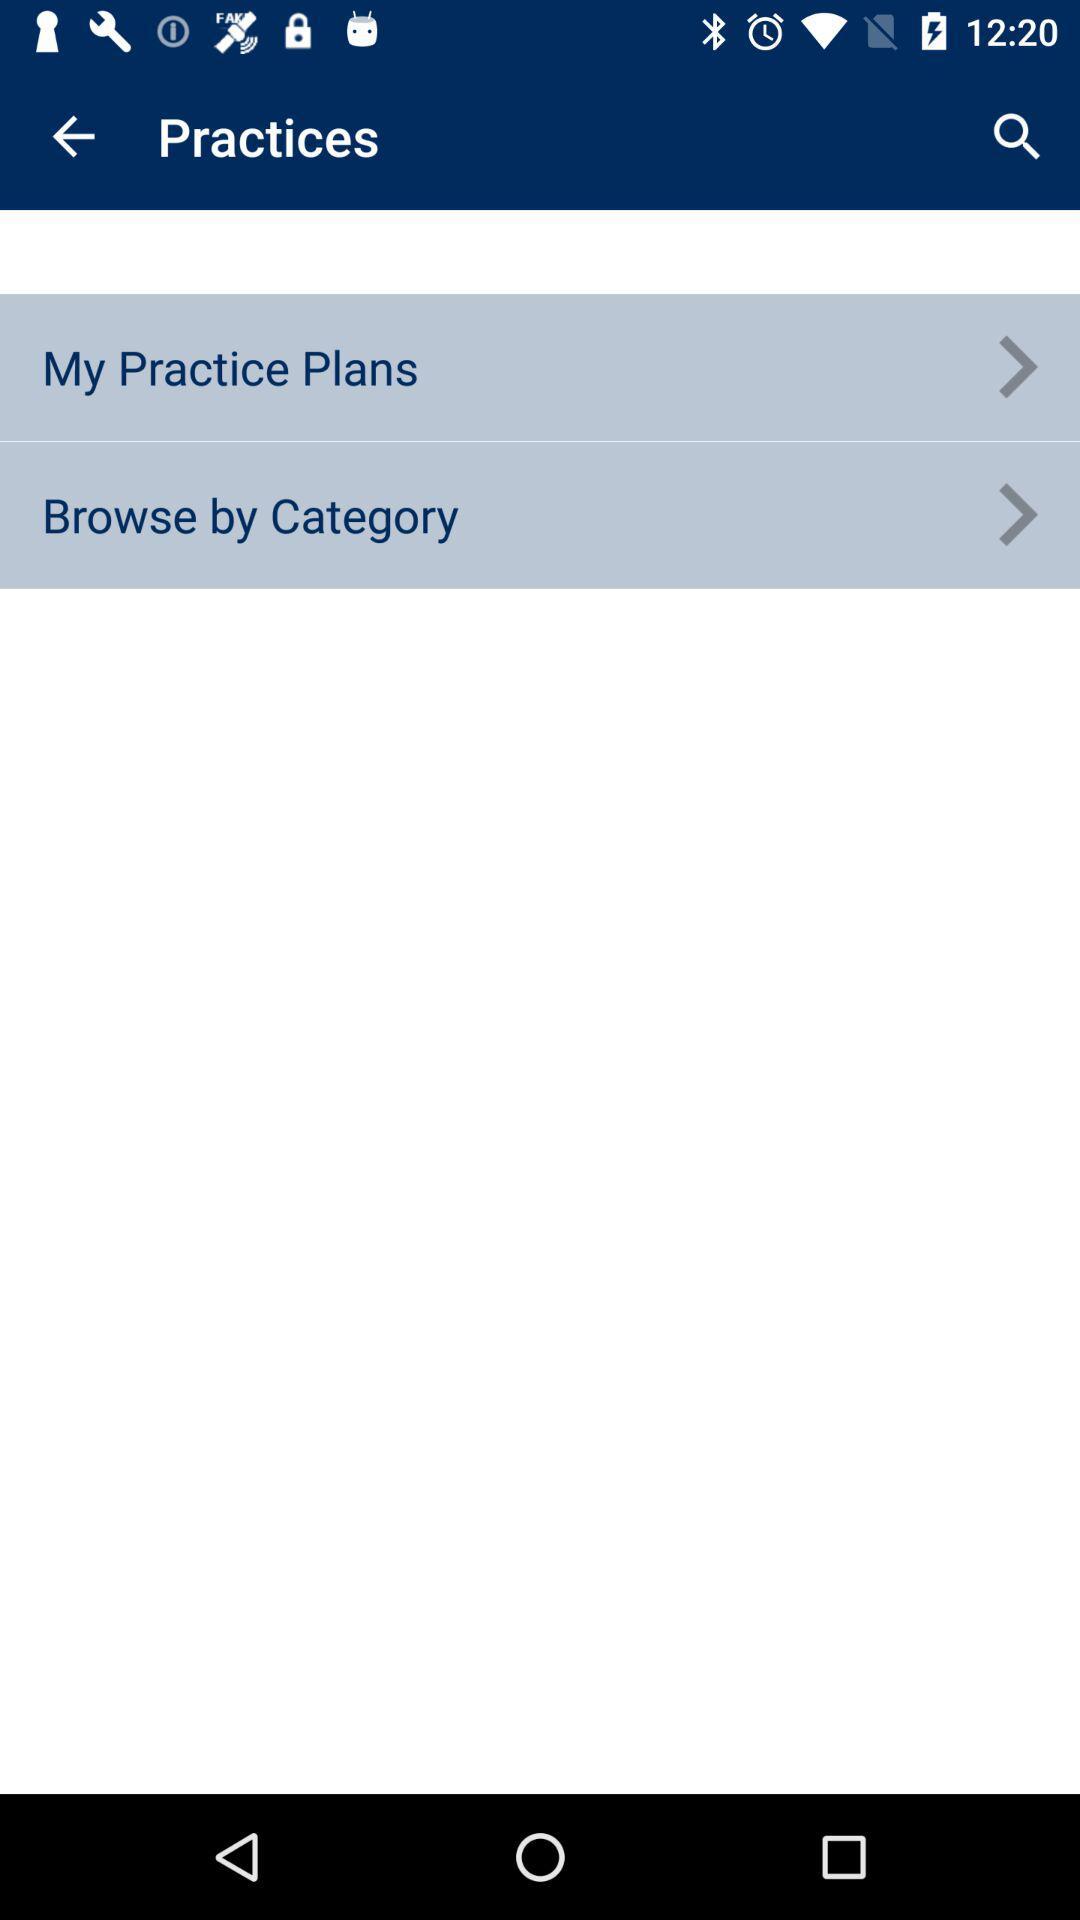 This screenshot has height=1920, width=1080. What do you see at coordinates (1017, 515) in the screenshot?
I see `icon to the right of browse by category item` at bounding box center [1017, 515].